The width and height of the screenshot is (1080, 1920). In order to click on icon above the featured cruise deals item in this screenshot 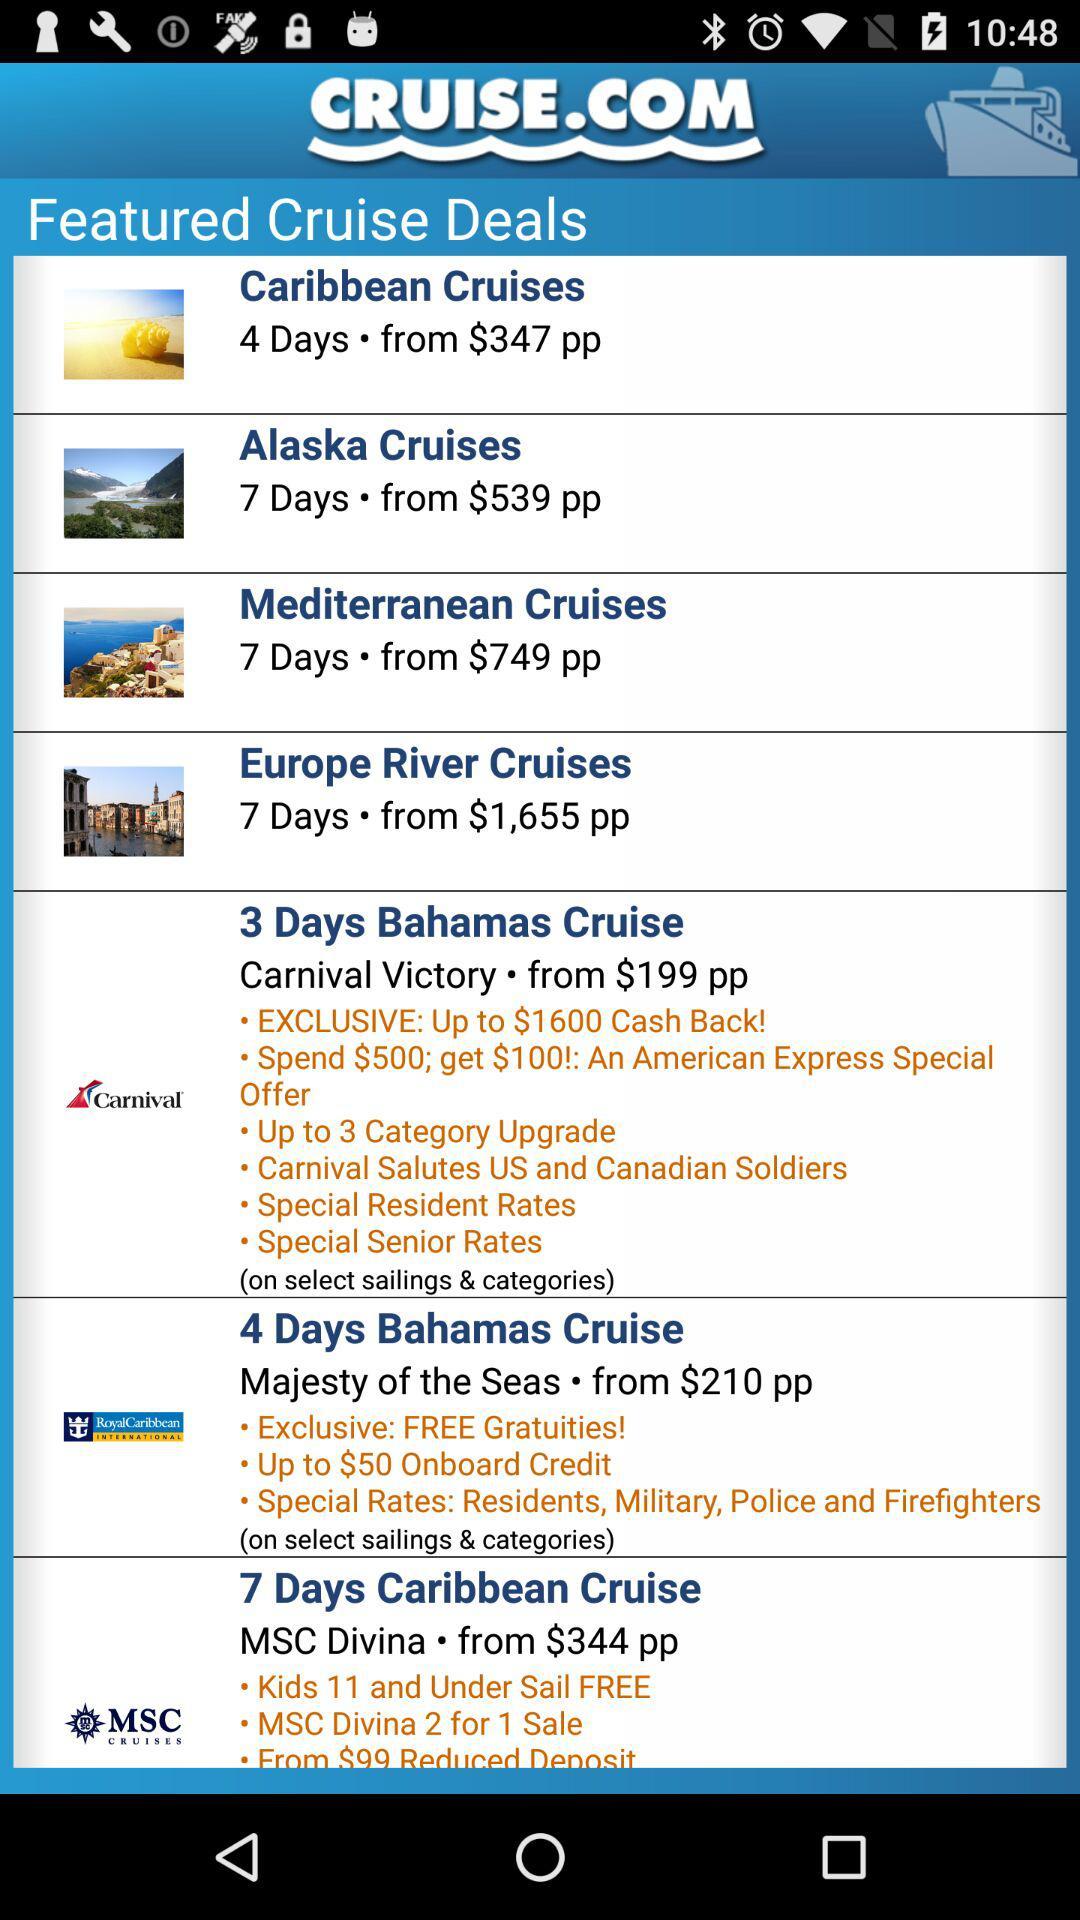, I will do `click(540, 119)`.